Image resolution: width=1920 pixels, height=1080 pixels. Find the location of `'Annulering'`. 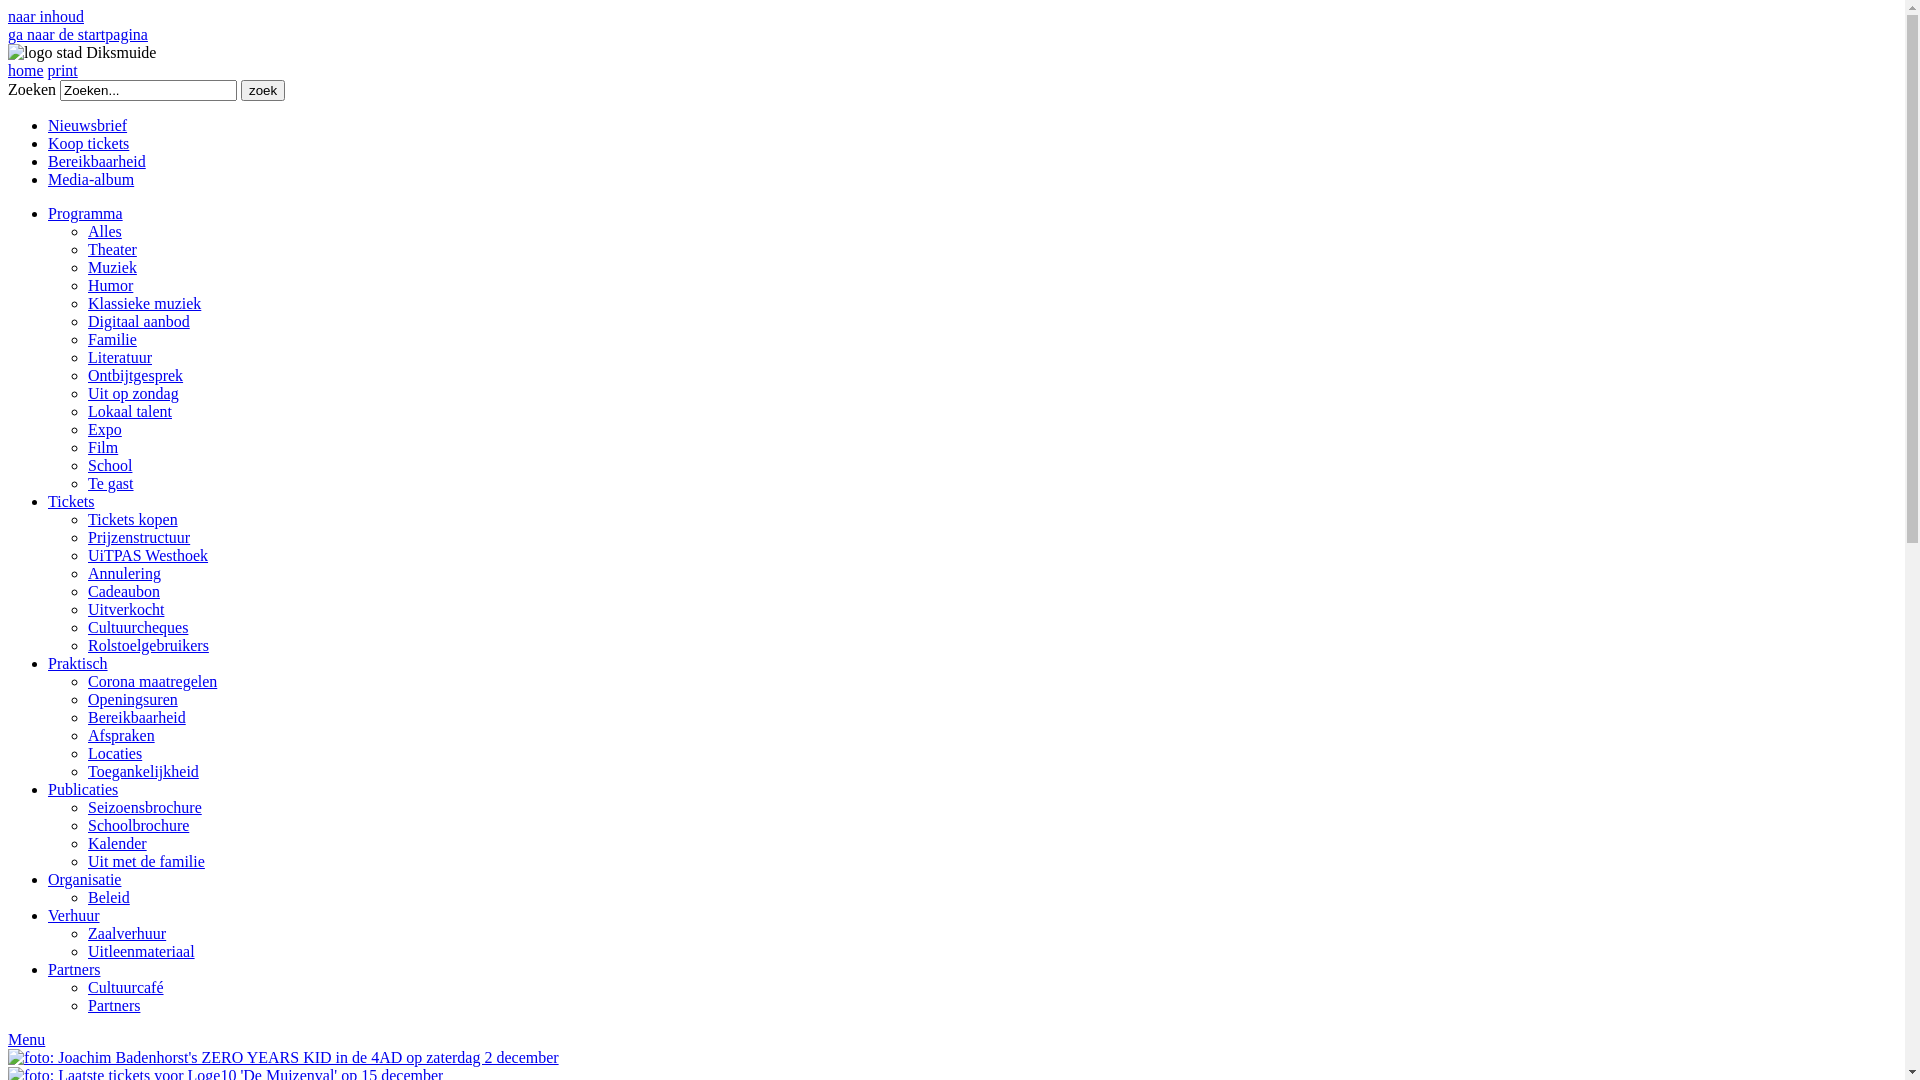

'Annulering' is located at coordinates (123, 573).